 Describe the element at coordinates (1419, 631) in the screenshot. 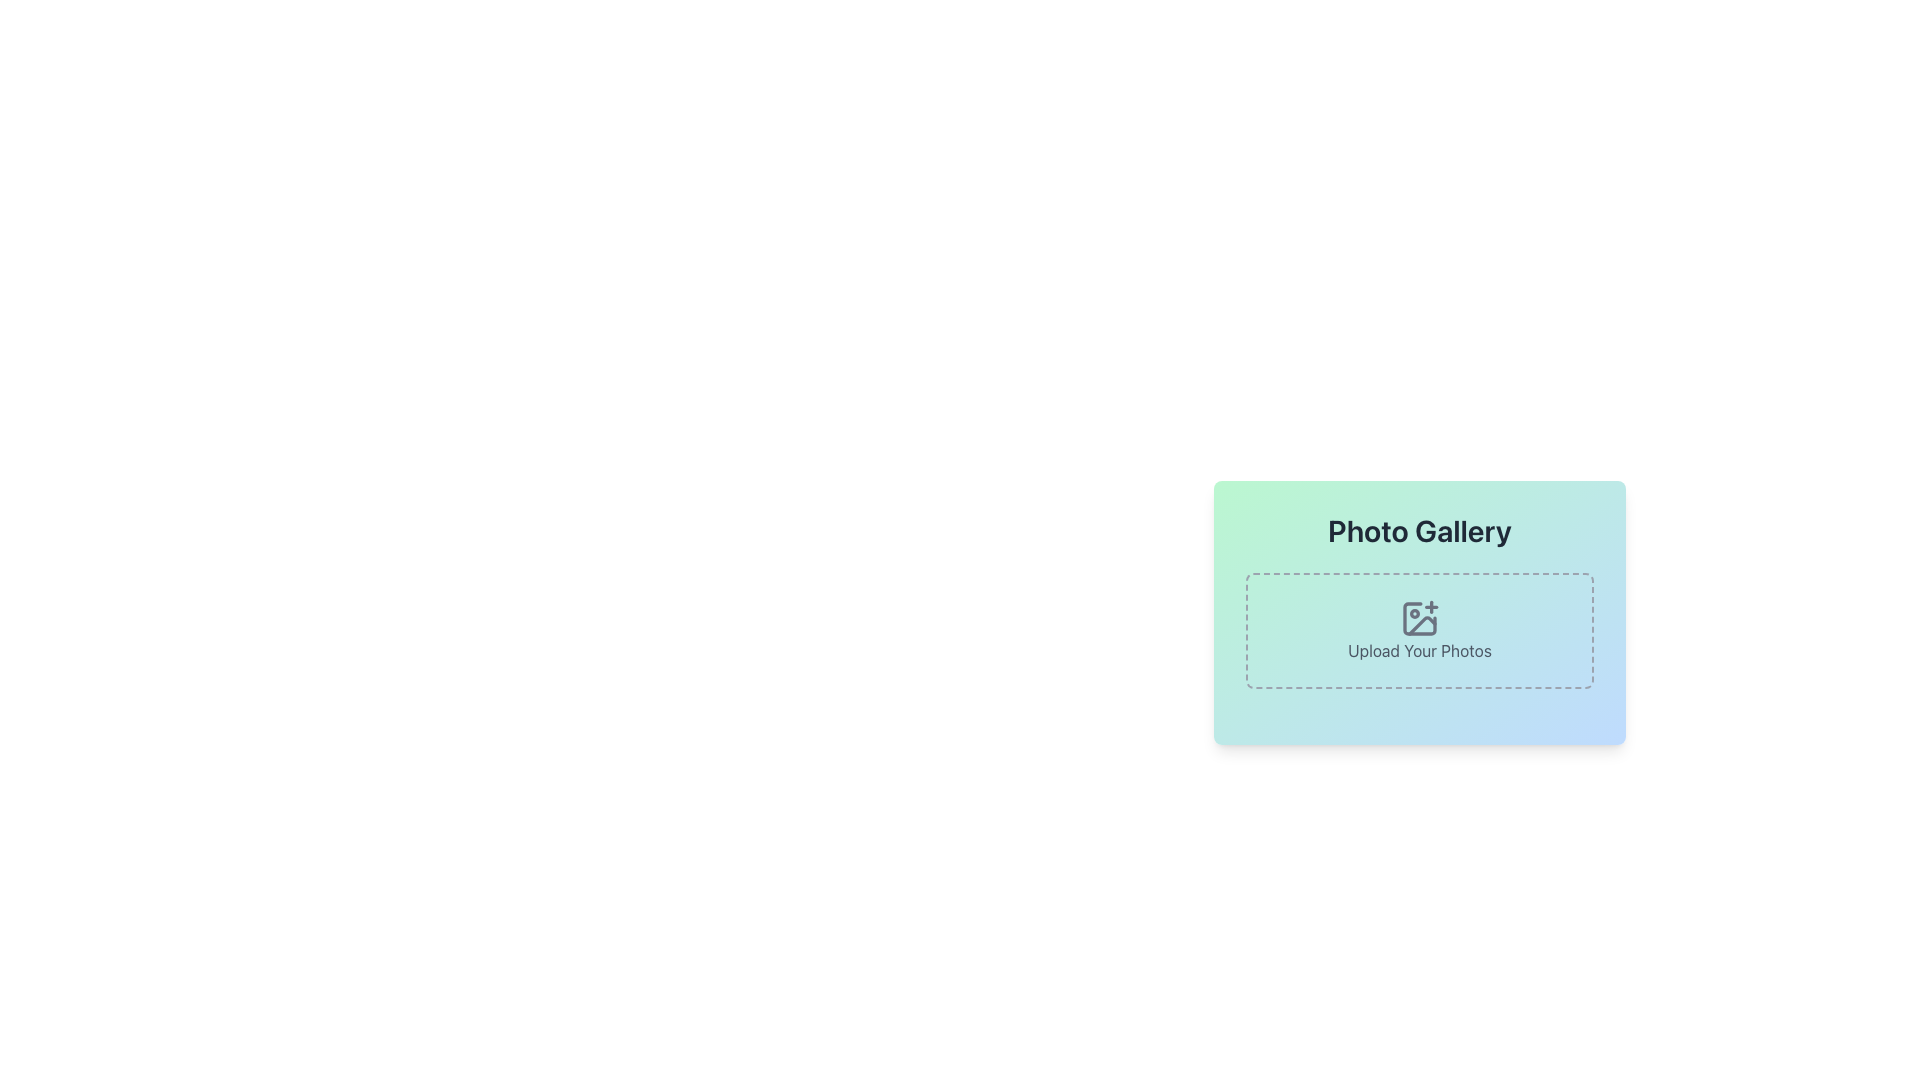

I see `and drop photos onto the upload button or upload interface element, which is a rectangular box with a dashed gray border and rounded corners, featuring an image upload icon and the label 'Upload Your Photos'` at that location.